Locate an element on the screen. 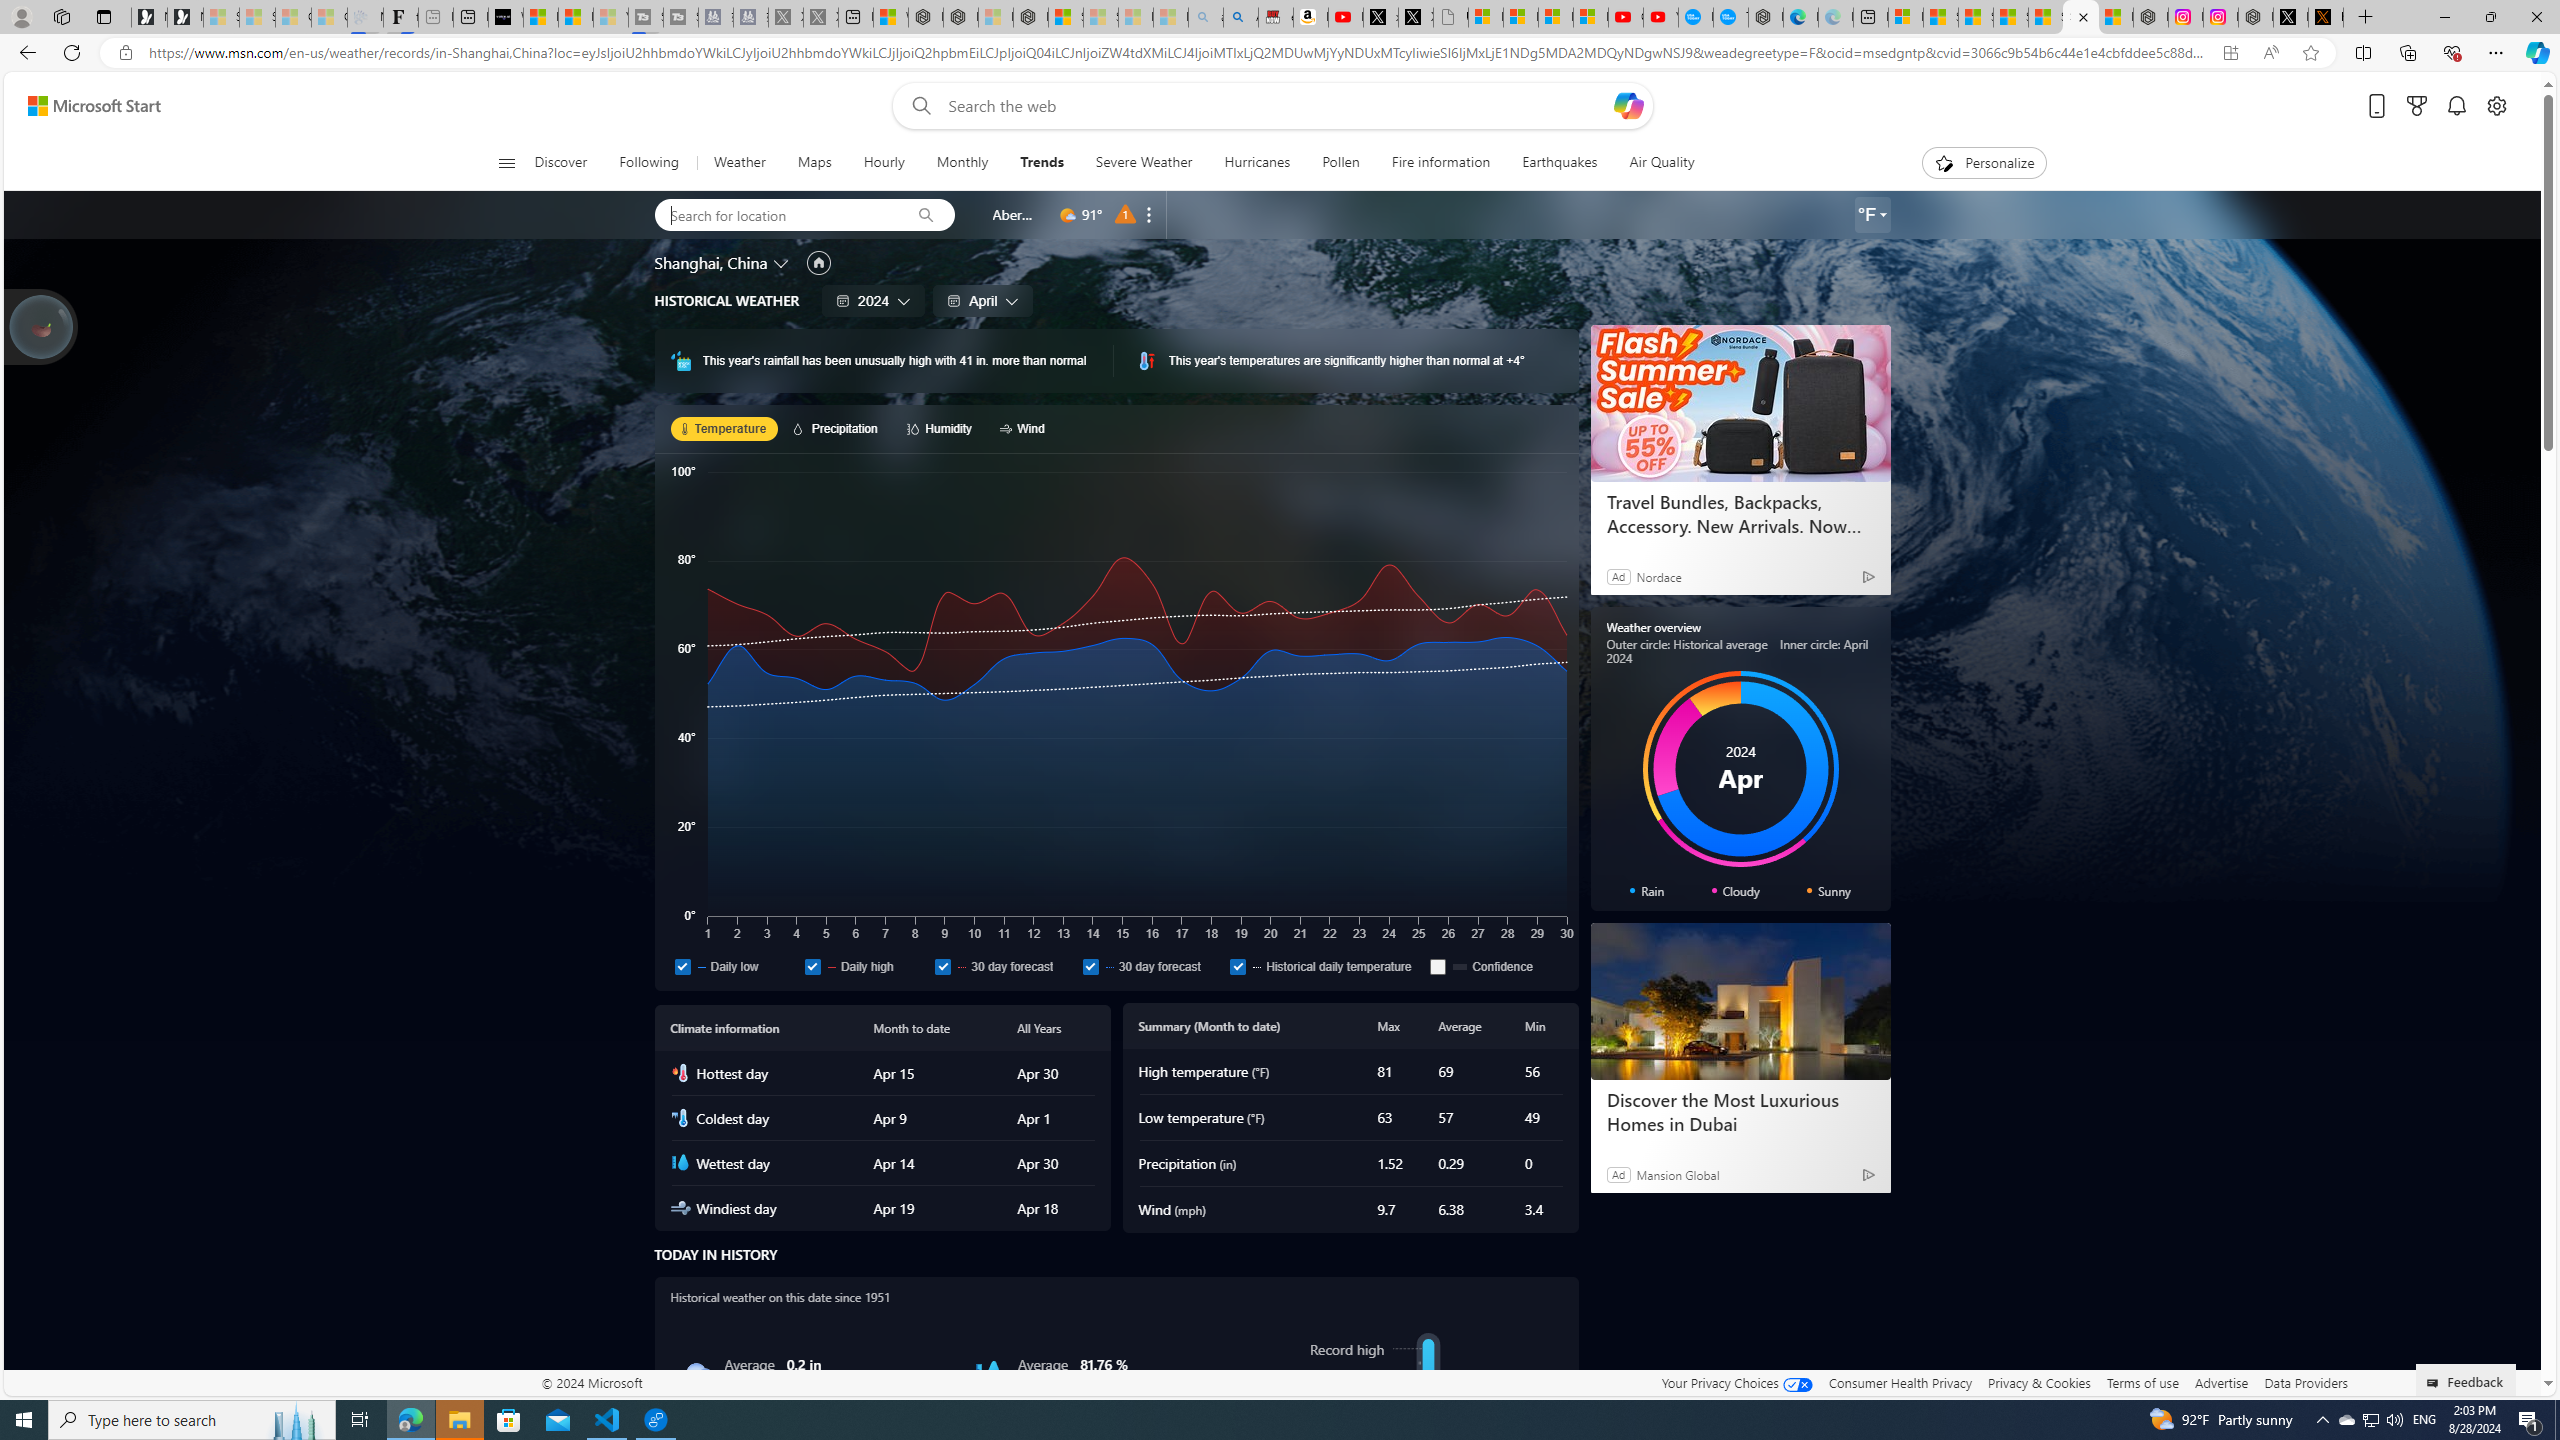  'YouTube Kids - An App Created for Kids to Explore Content' is located at coordinates (1660, 16).